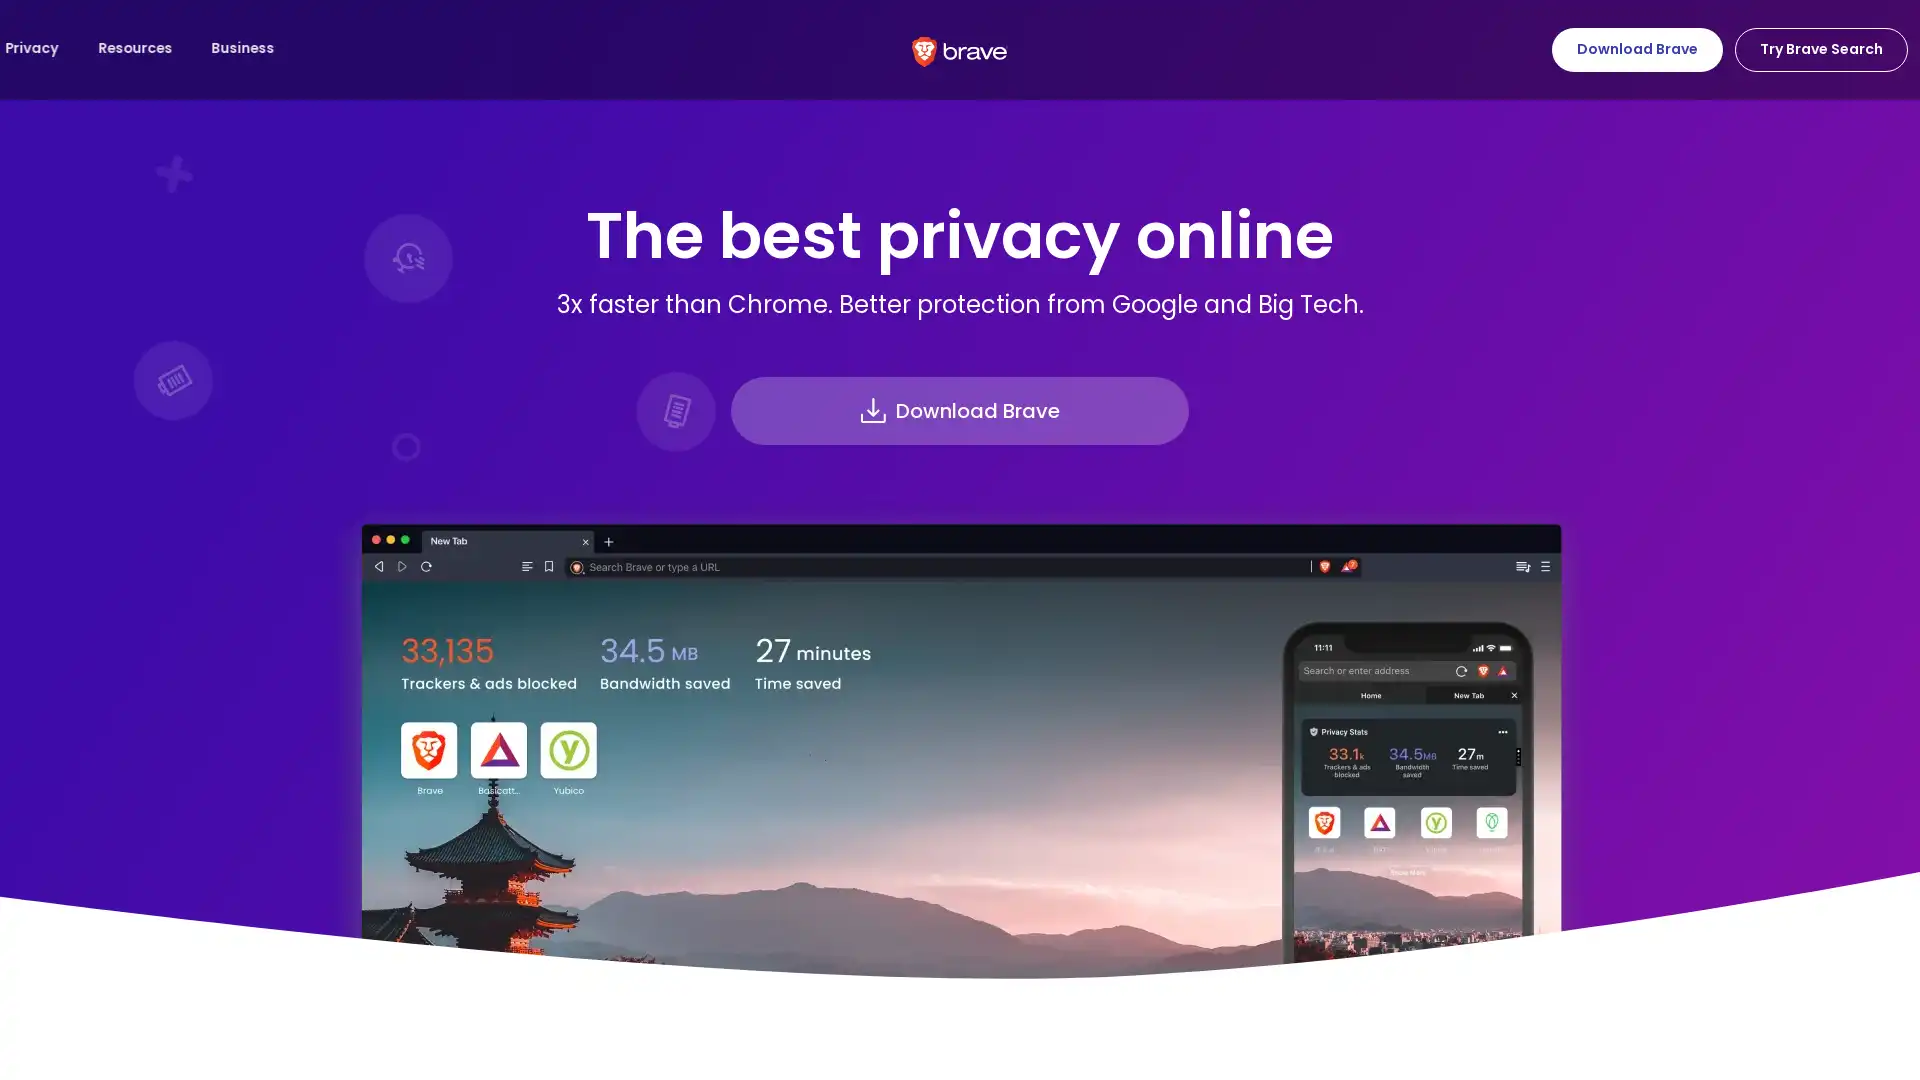 This screenshot has width=1920, height=1080. What do you see at coordinates (258, 48) in the screenshot?
I see `Privacy` at bounding box center [258, 48].